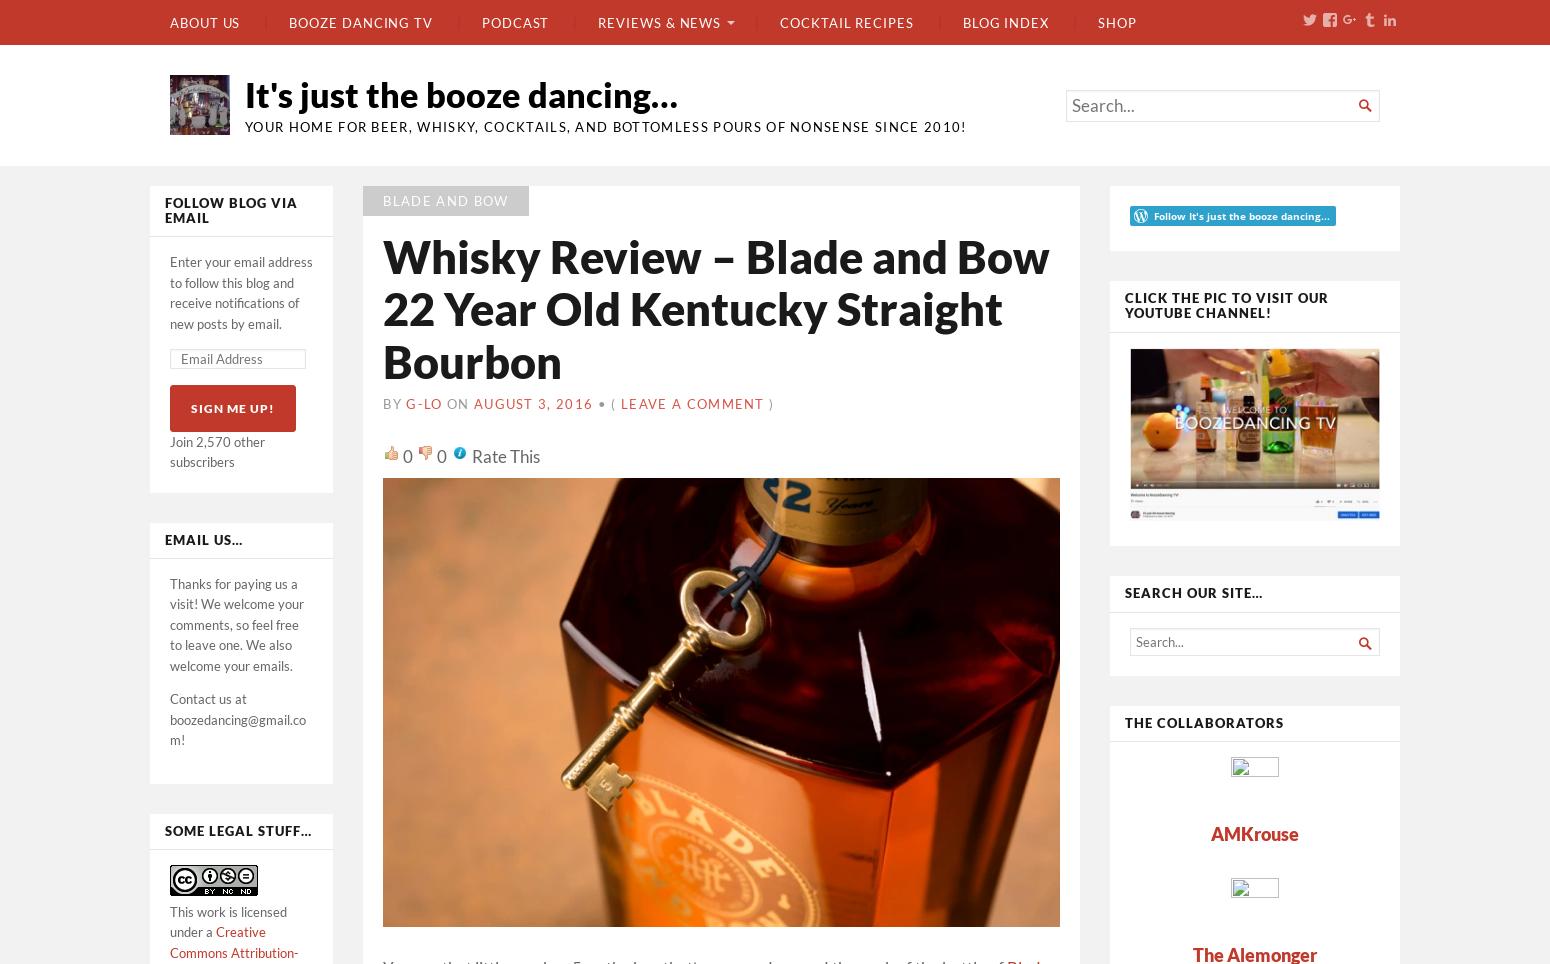  I want to click on 'Podcast', so click(514, 20).